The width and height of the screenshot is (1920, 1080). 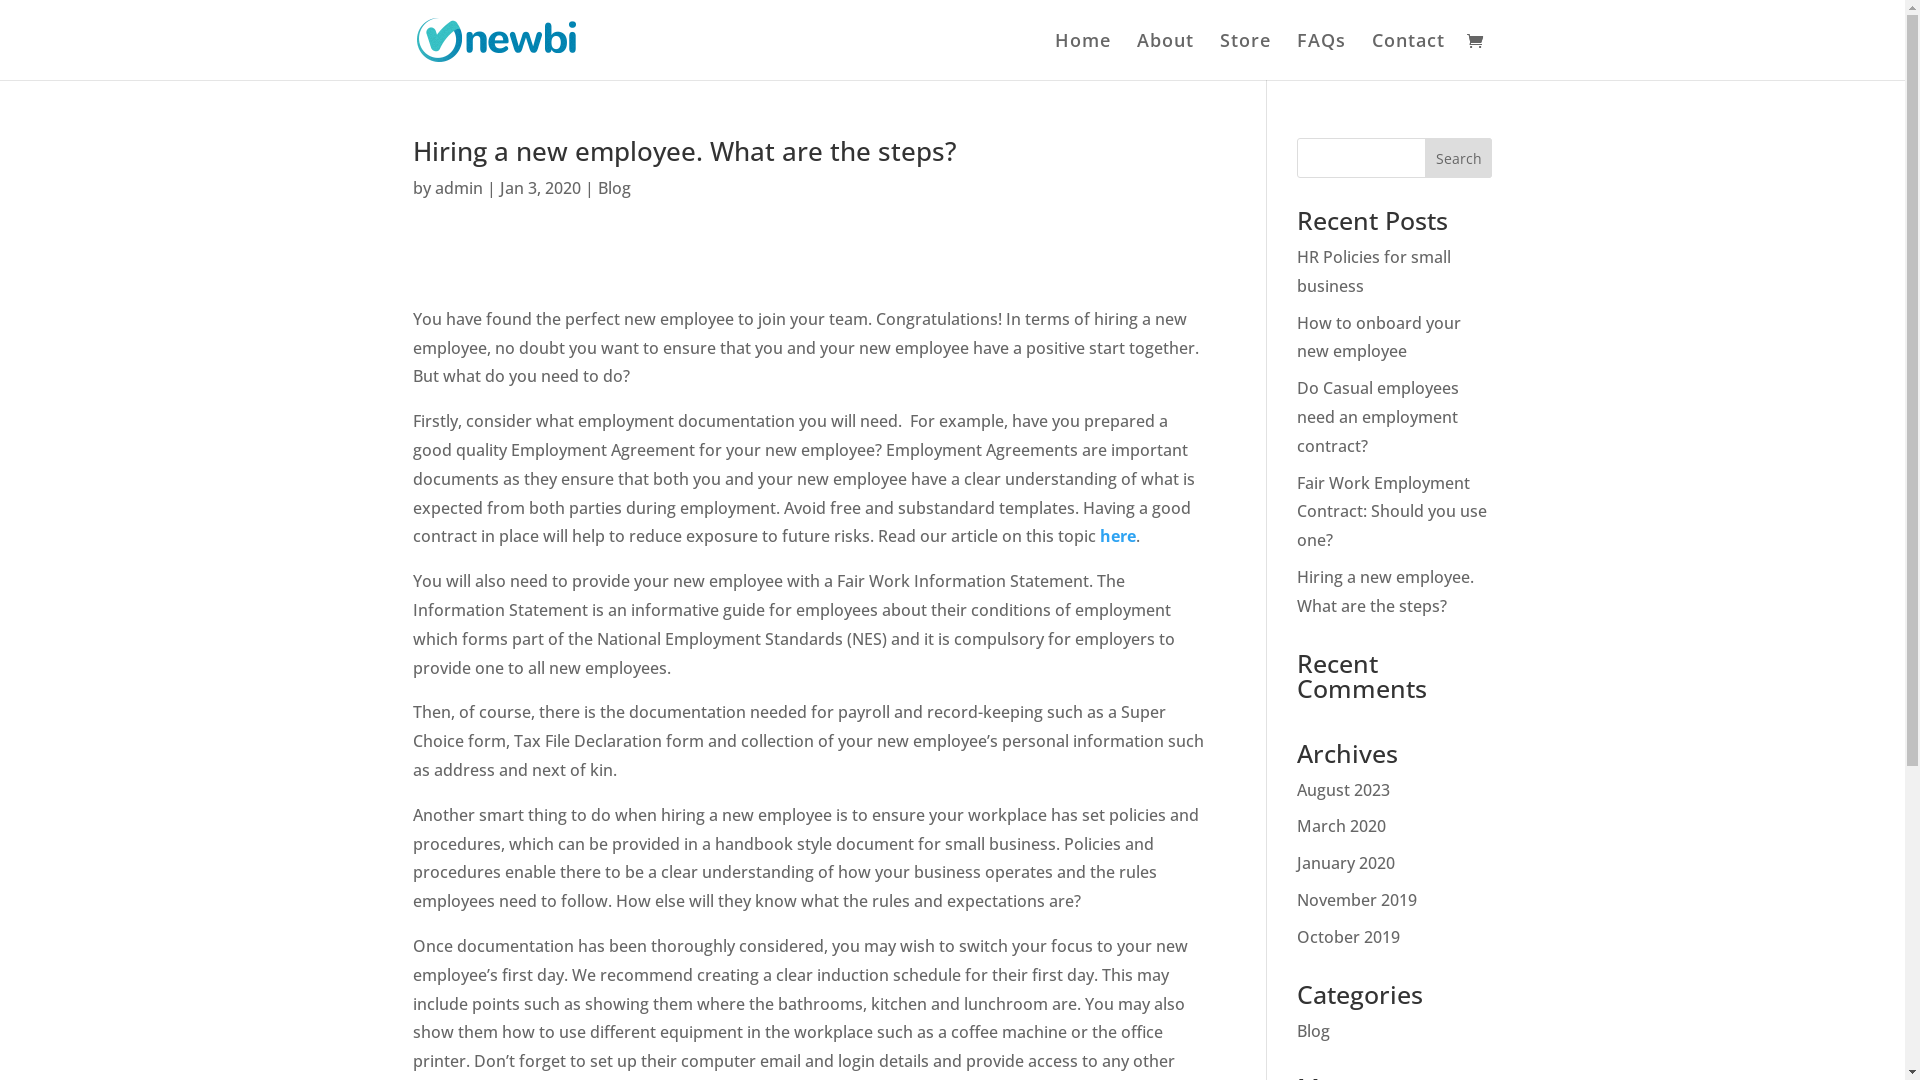 What do you see at coordinates (1377, 336) in the screenshot?
I see `'How to onboard your new employee'` at bounding box center [1377, 336].